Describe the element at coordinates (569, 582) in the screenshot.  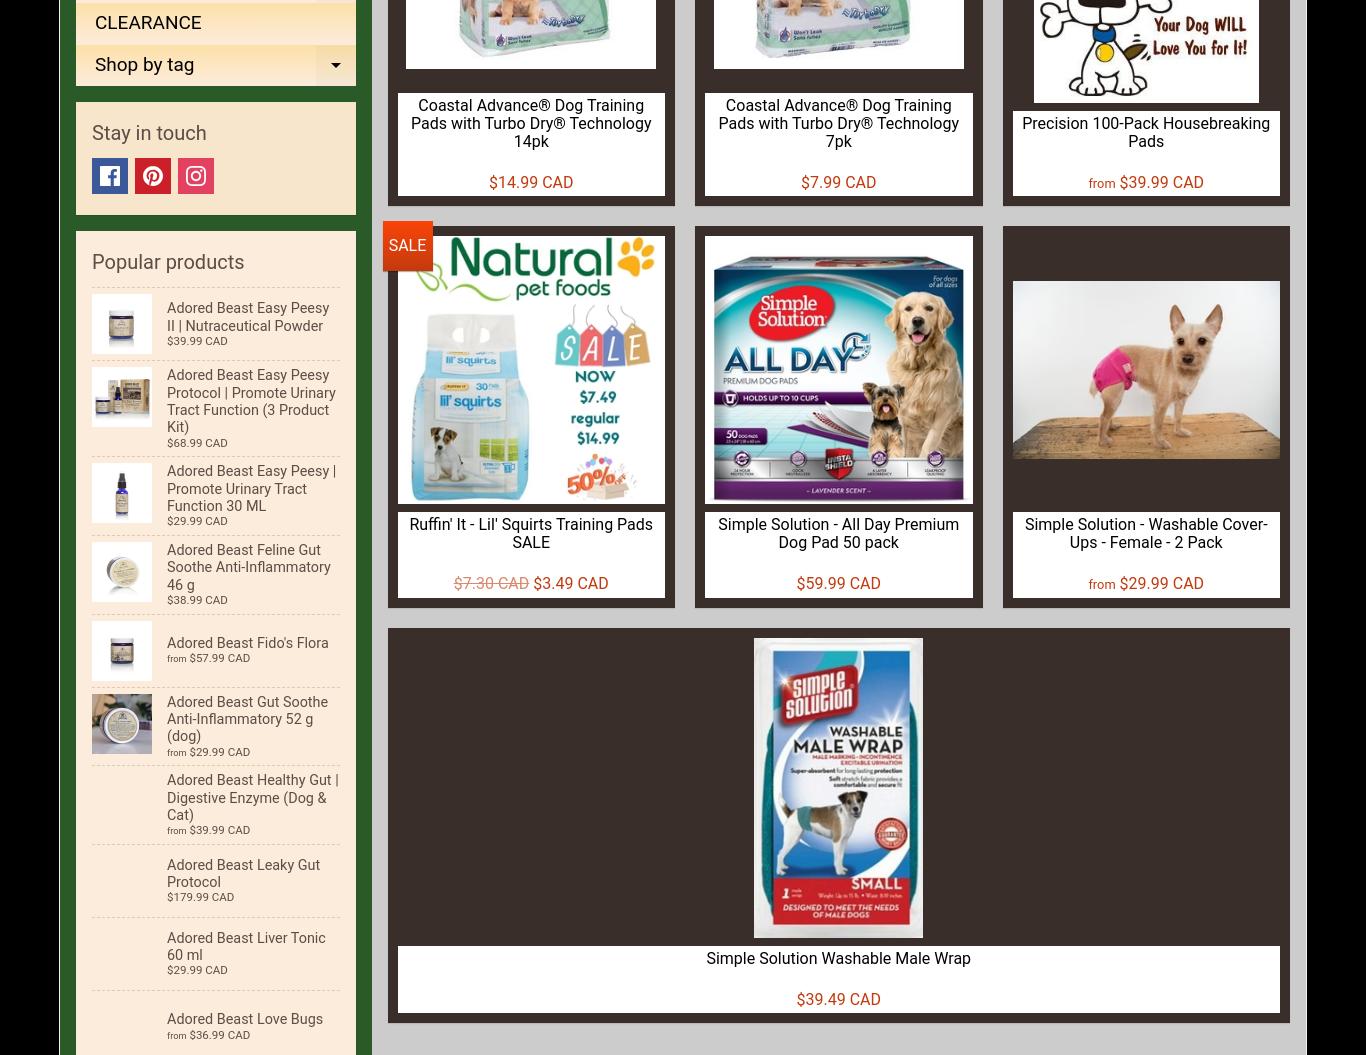
I see `'$3.49 CAD'` at that location.